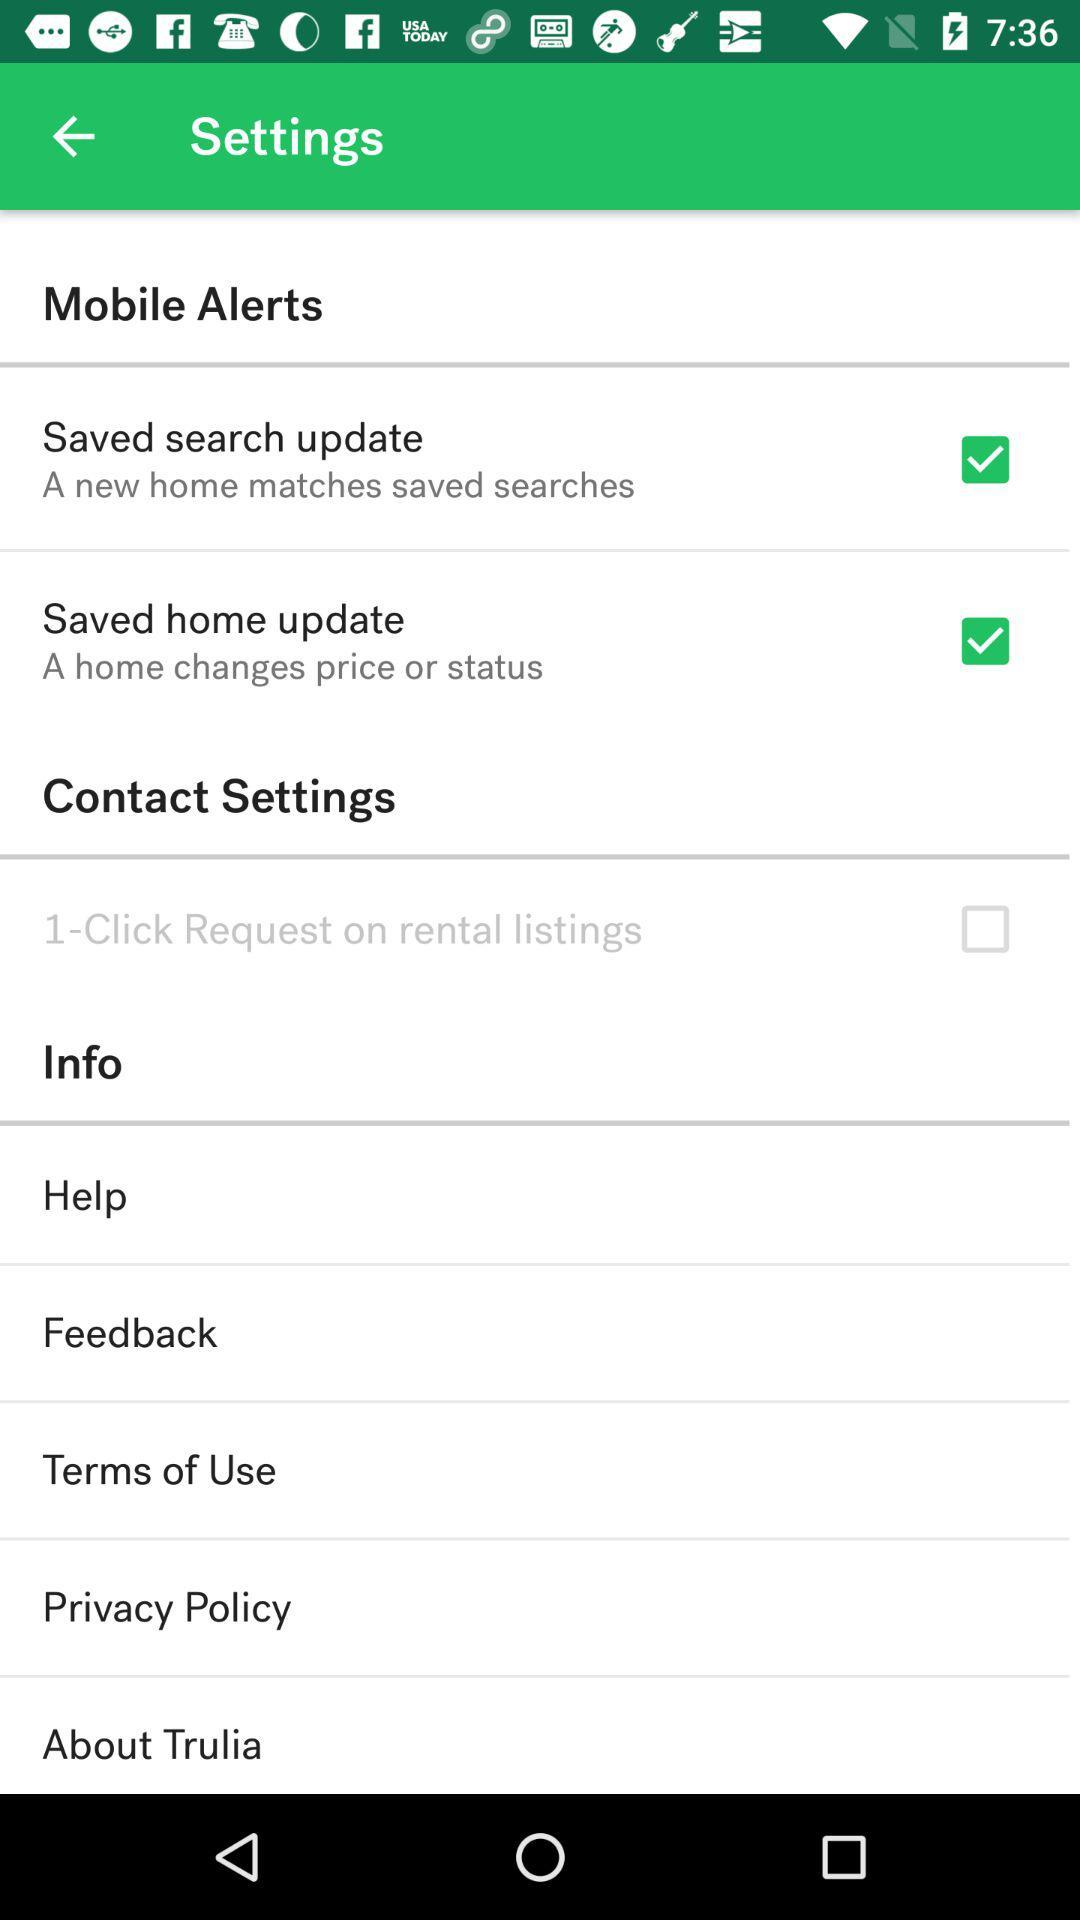 This screenshot has height=1920, width=1080. I want to click on the contact settings icon, so click(533, 795).